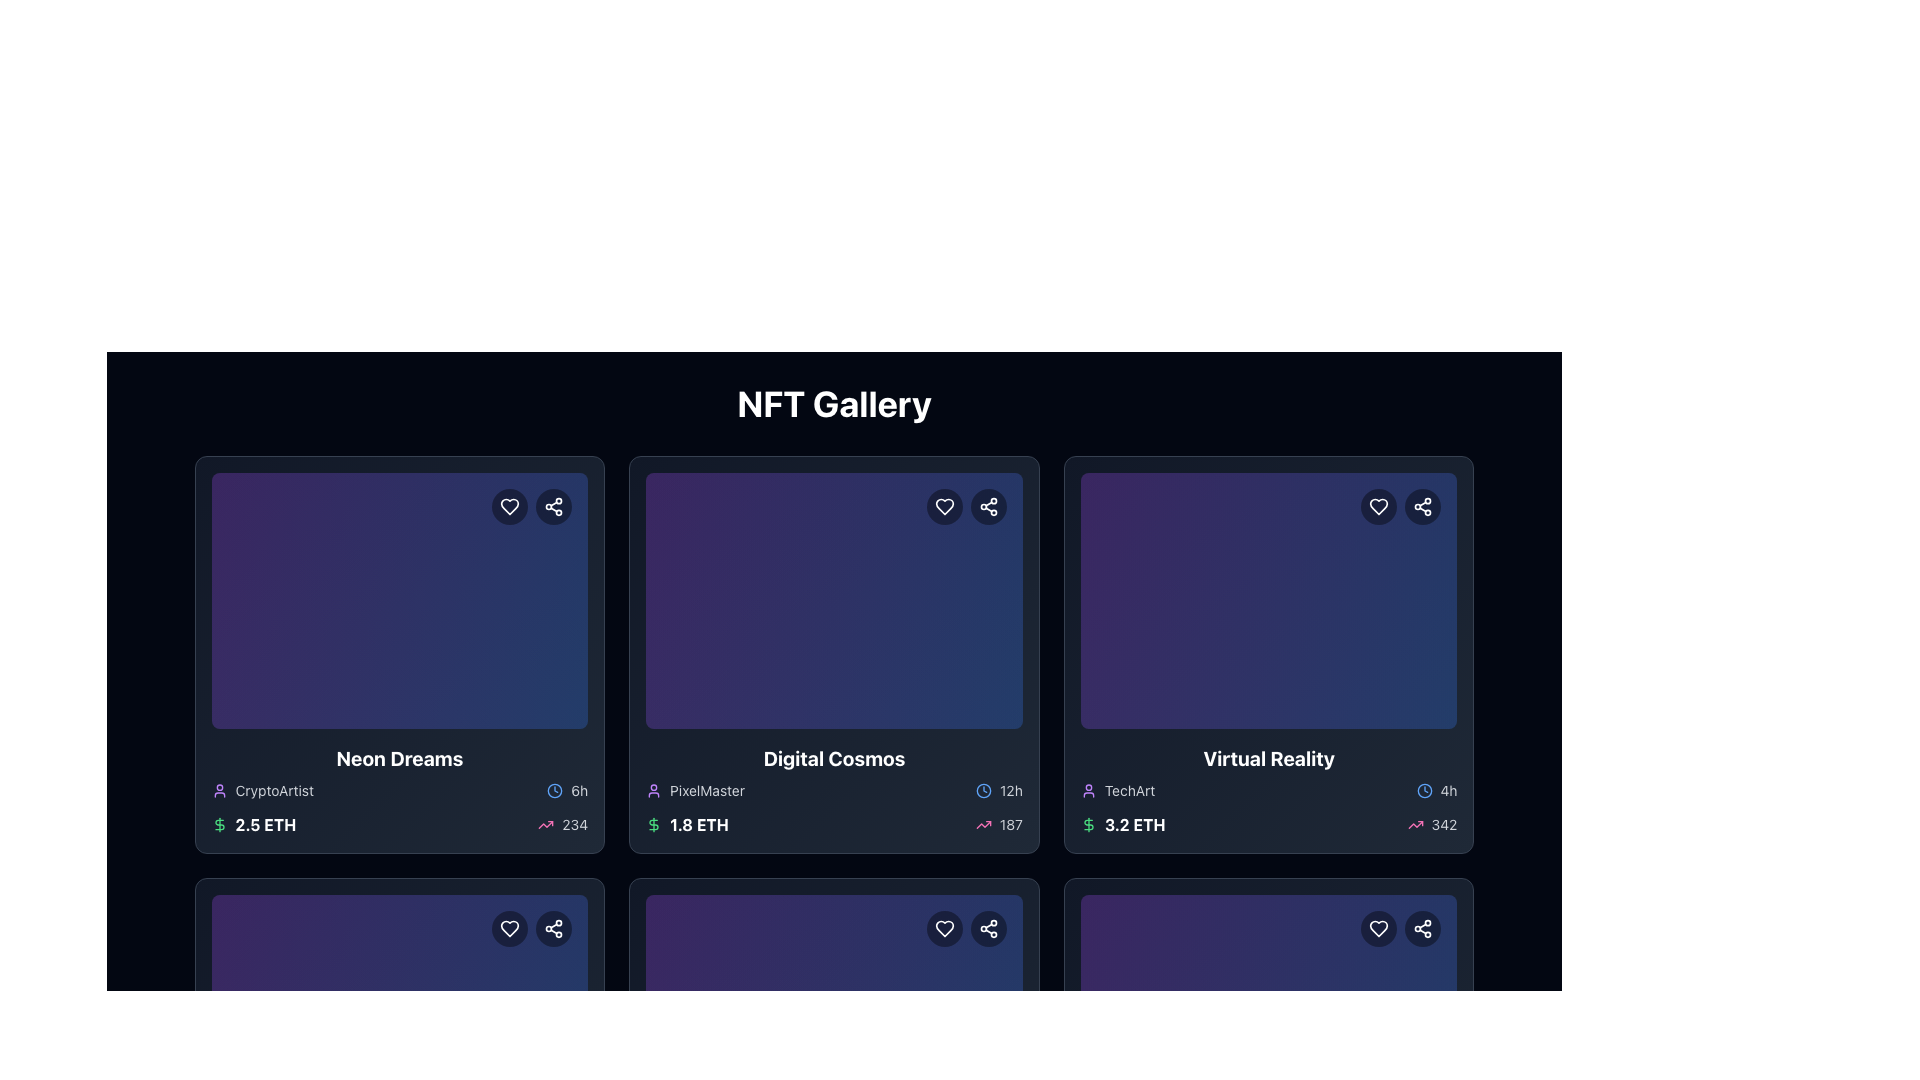 Image resolution: width=1920 pixels, height=1080 pixels. Describe the element at coordinates (707, 789) in the screenshot. I see `the text label identifying the creator or owner of the item in the 'Digital Cosmos' card, positioned right of the user-like icon` at that location.